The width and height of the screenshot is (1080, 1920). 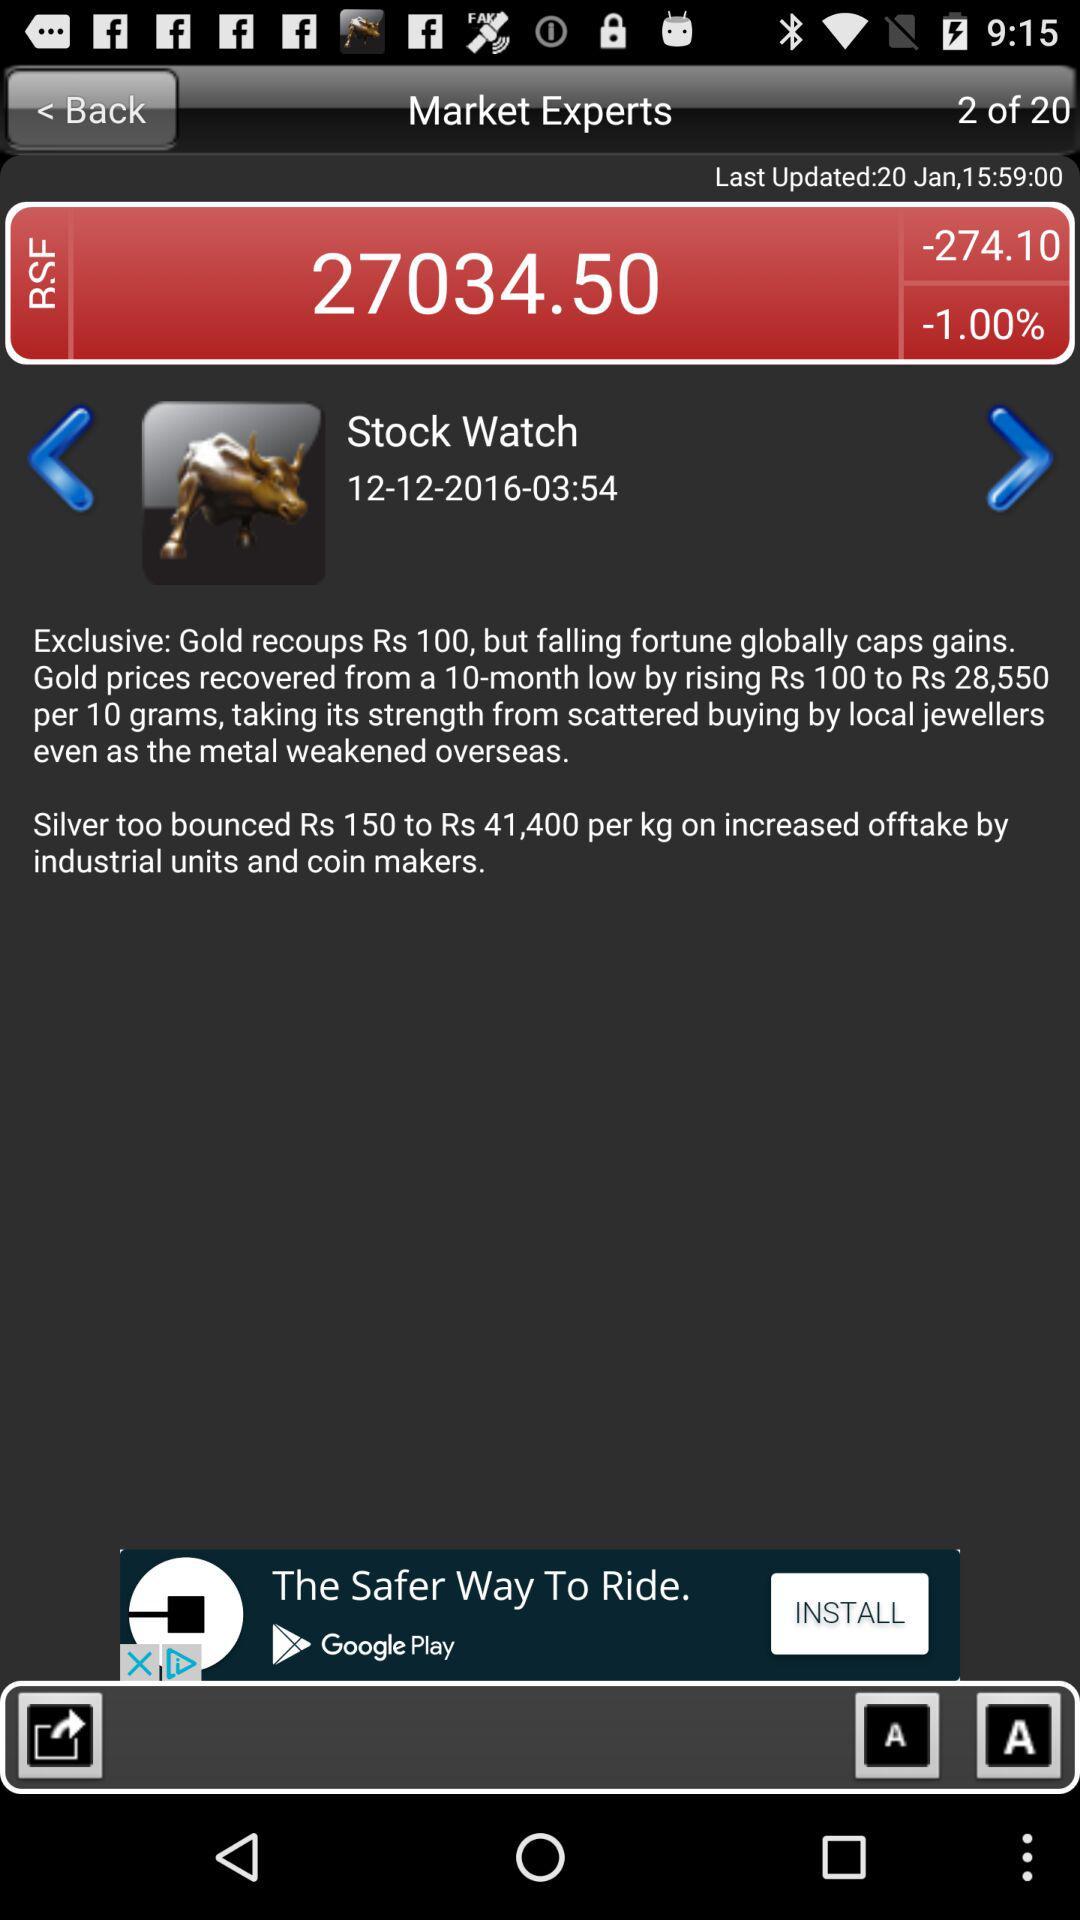 I want to click on the launch icon, so click(x=59, y=1862).